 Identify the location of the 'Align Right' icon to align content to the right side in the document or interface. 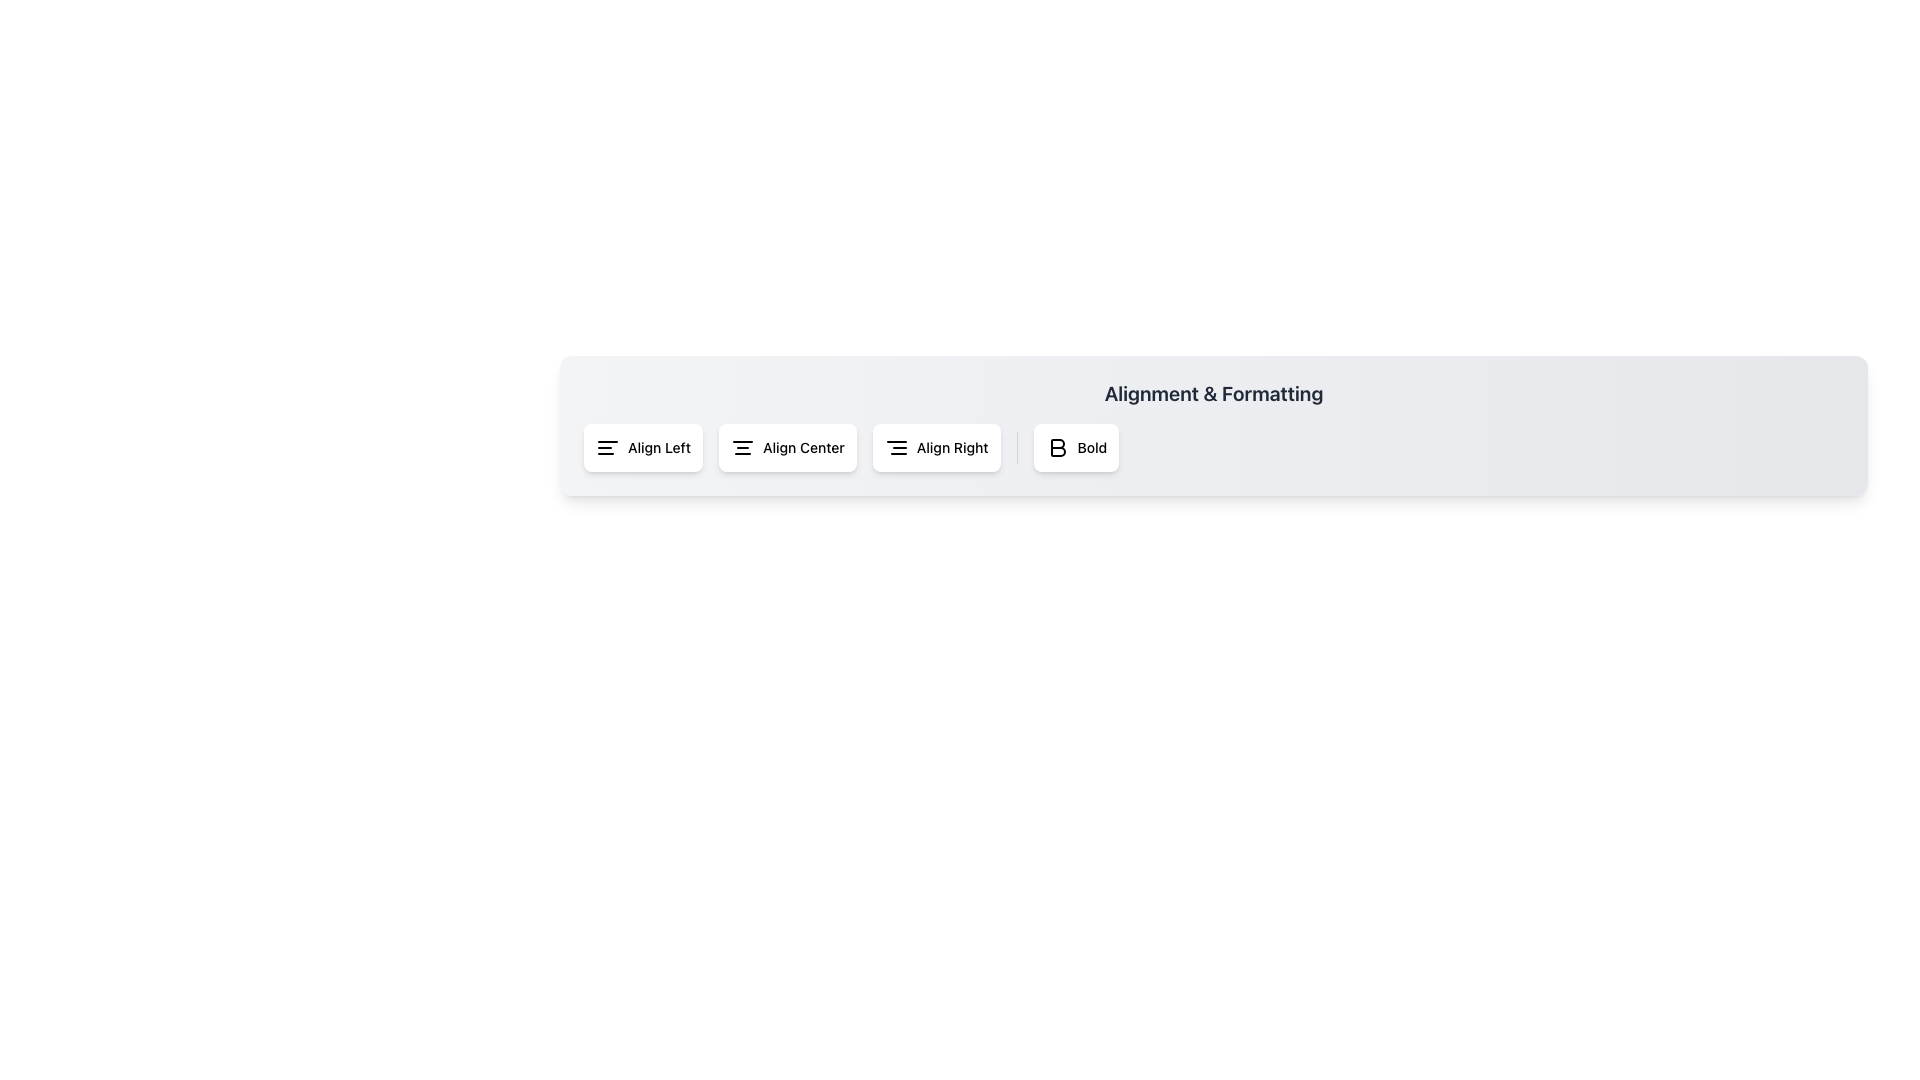
(895, 446).